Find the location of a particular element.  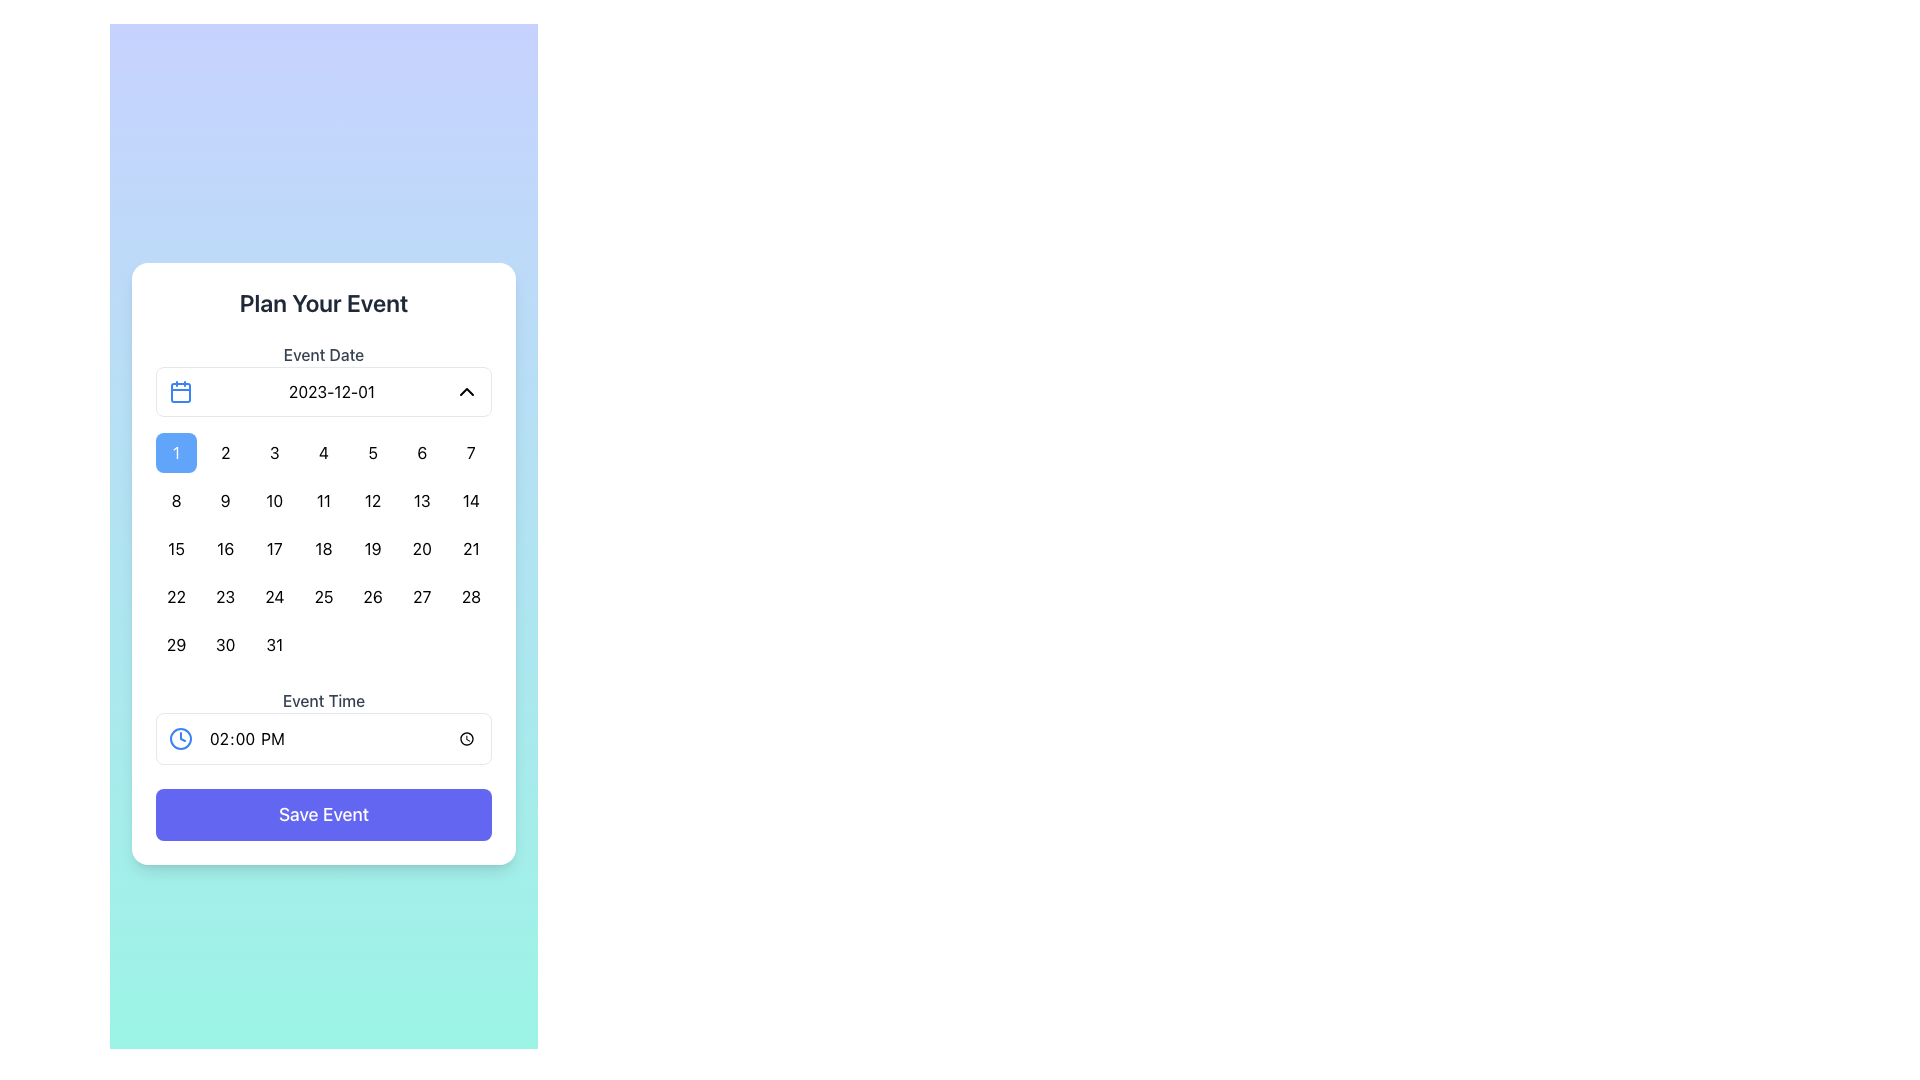

the circular button containing the number '25' in bold text is located at coordinates (323, 596).